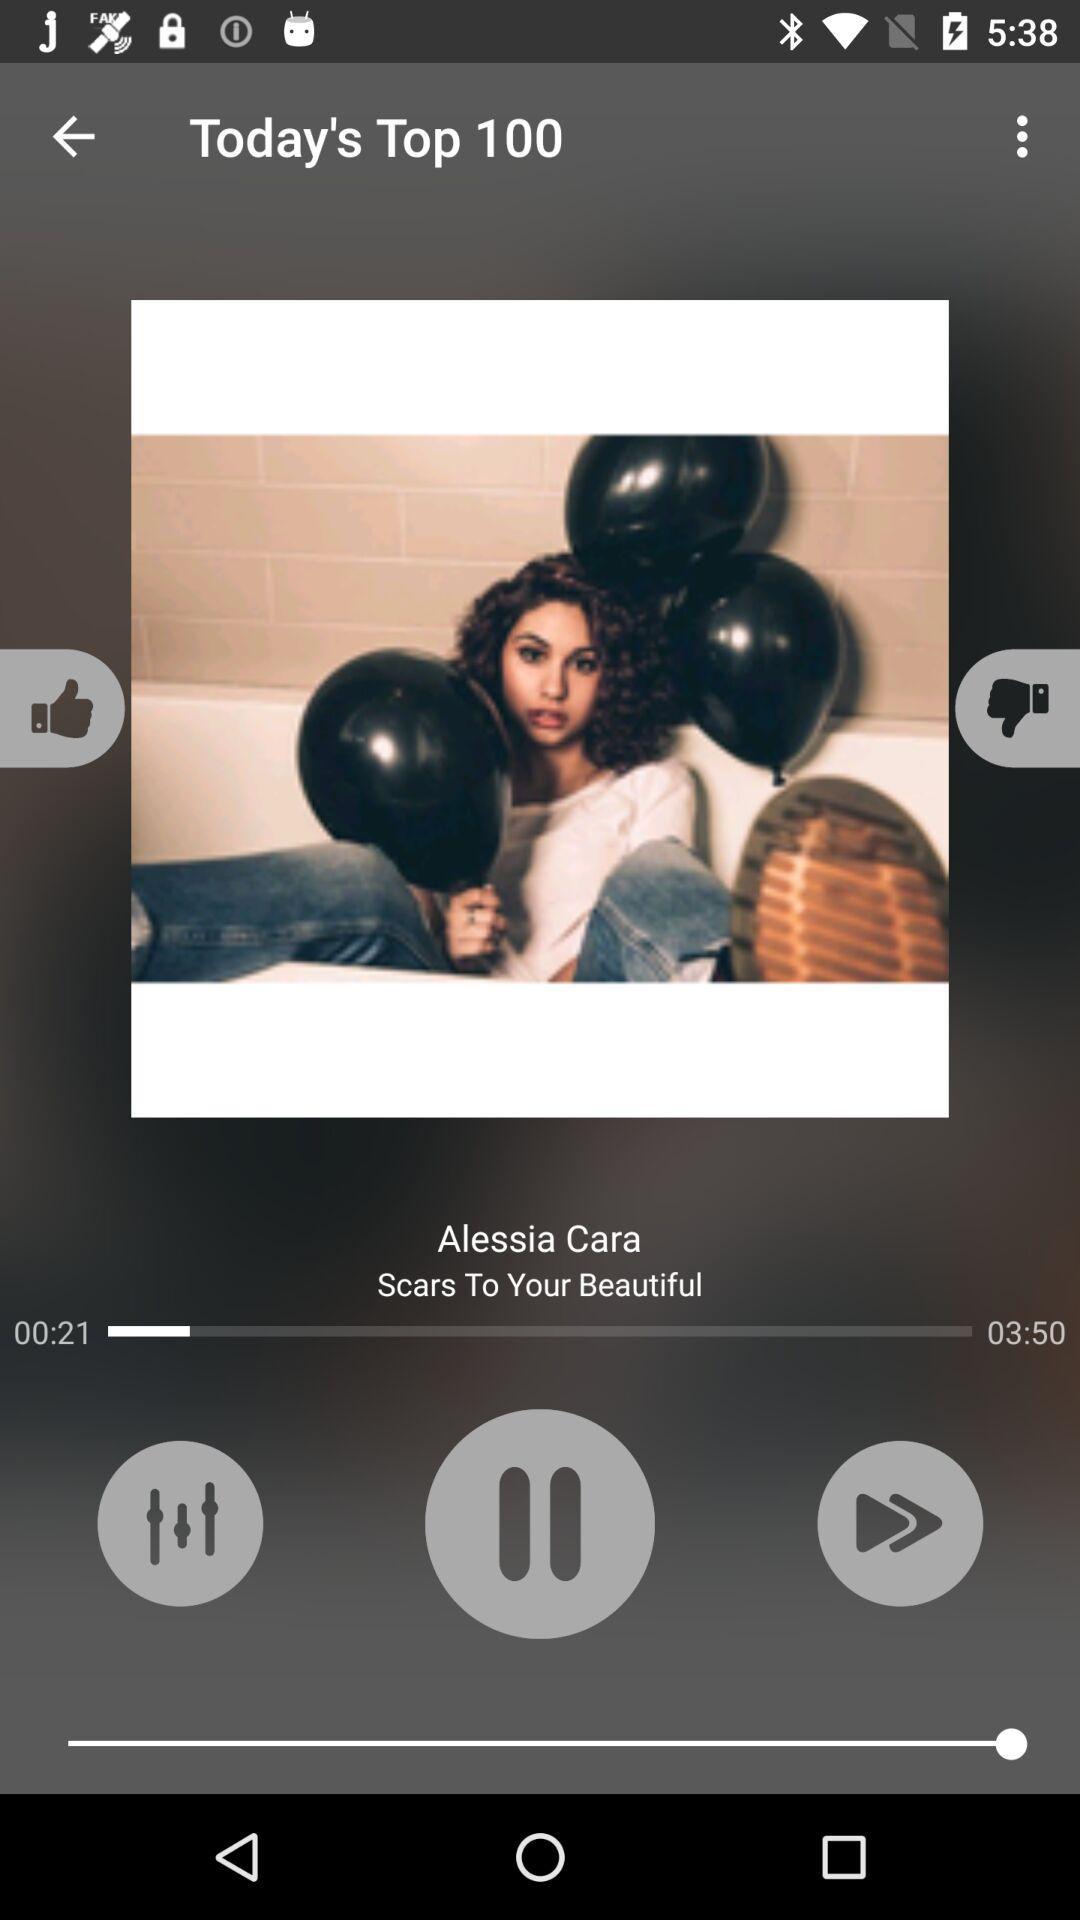 Image resolution: width=1080 pixels, height=1920 pixels. I want to click on the icon next to today s top item, so click(72, 135).